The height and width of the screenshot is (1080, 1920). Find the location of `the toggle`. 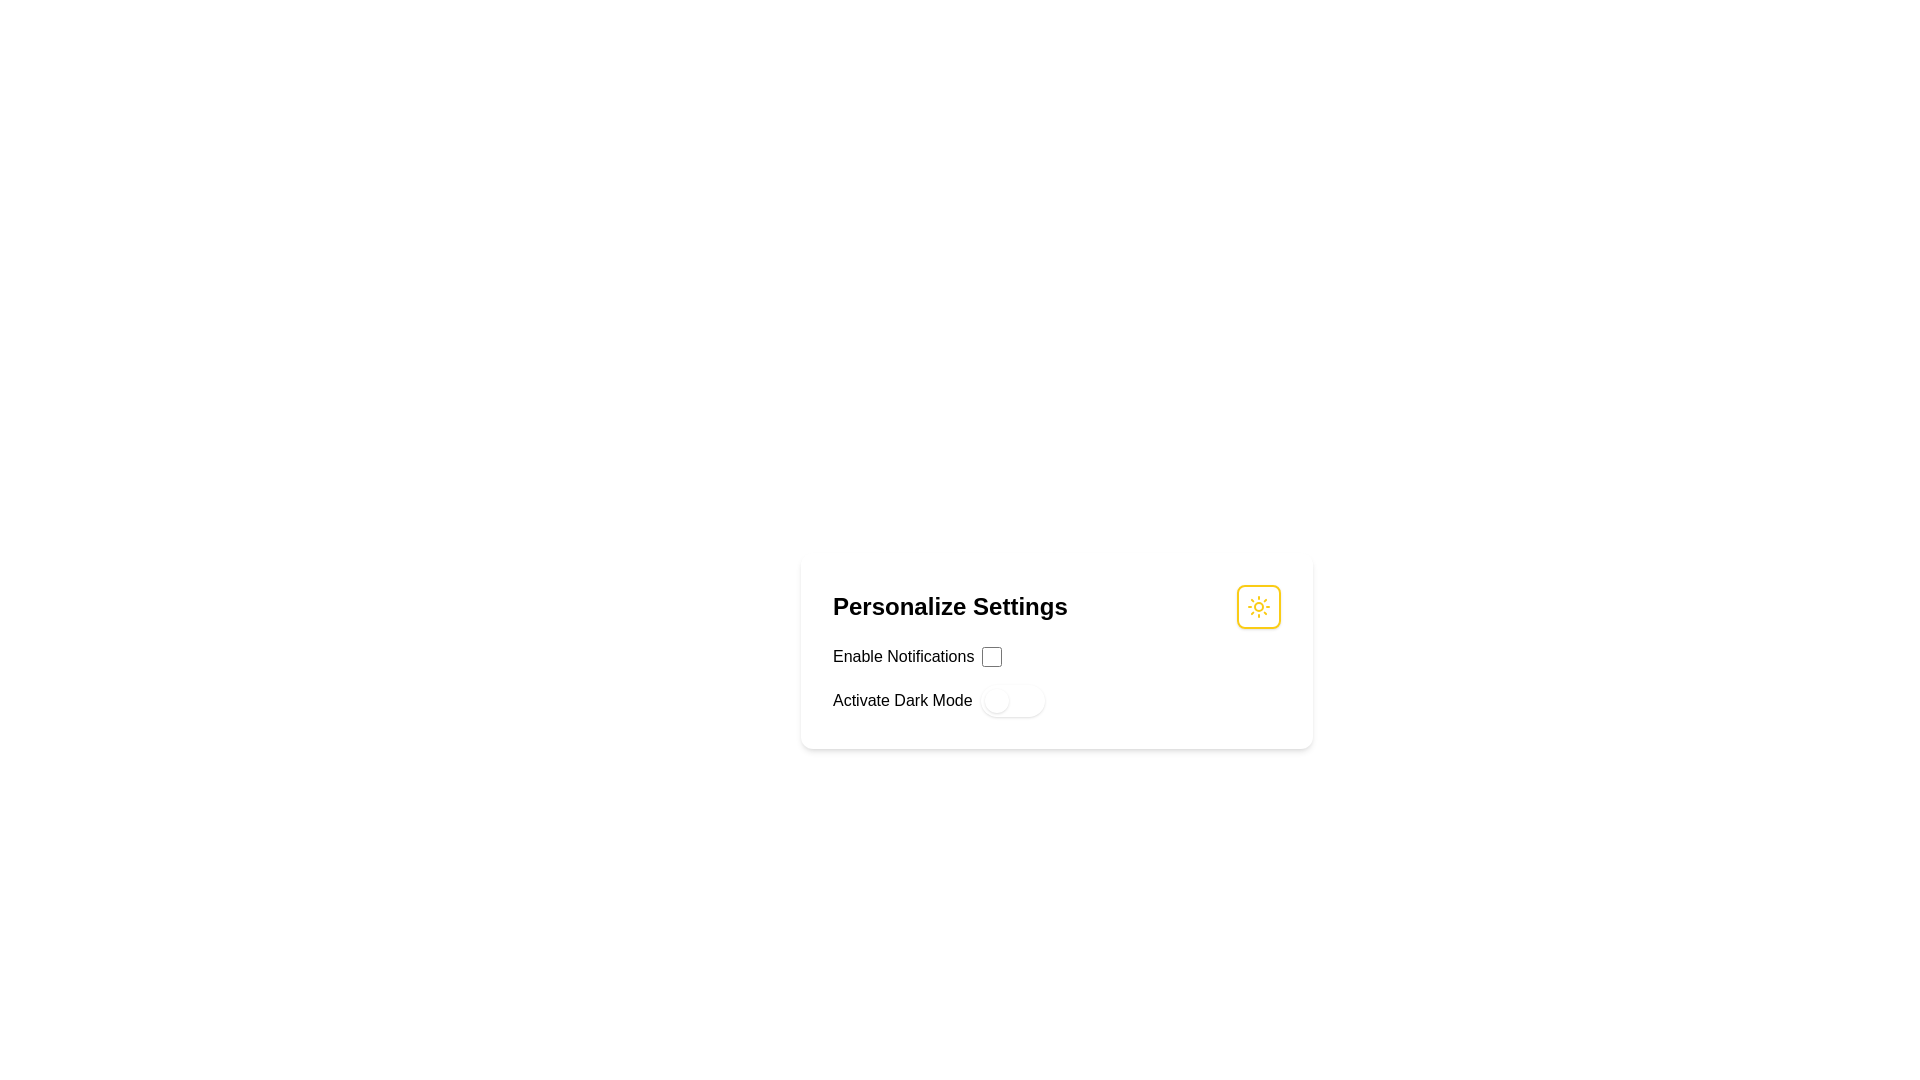

the toggle is located at coordinates (1038, 700).